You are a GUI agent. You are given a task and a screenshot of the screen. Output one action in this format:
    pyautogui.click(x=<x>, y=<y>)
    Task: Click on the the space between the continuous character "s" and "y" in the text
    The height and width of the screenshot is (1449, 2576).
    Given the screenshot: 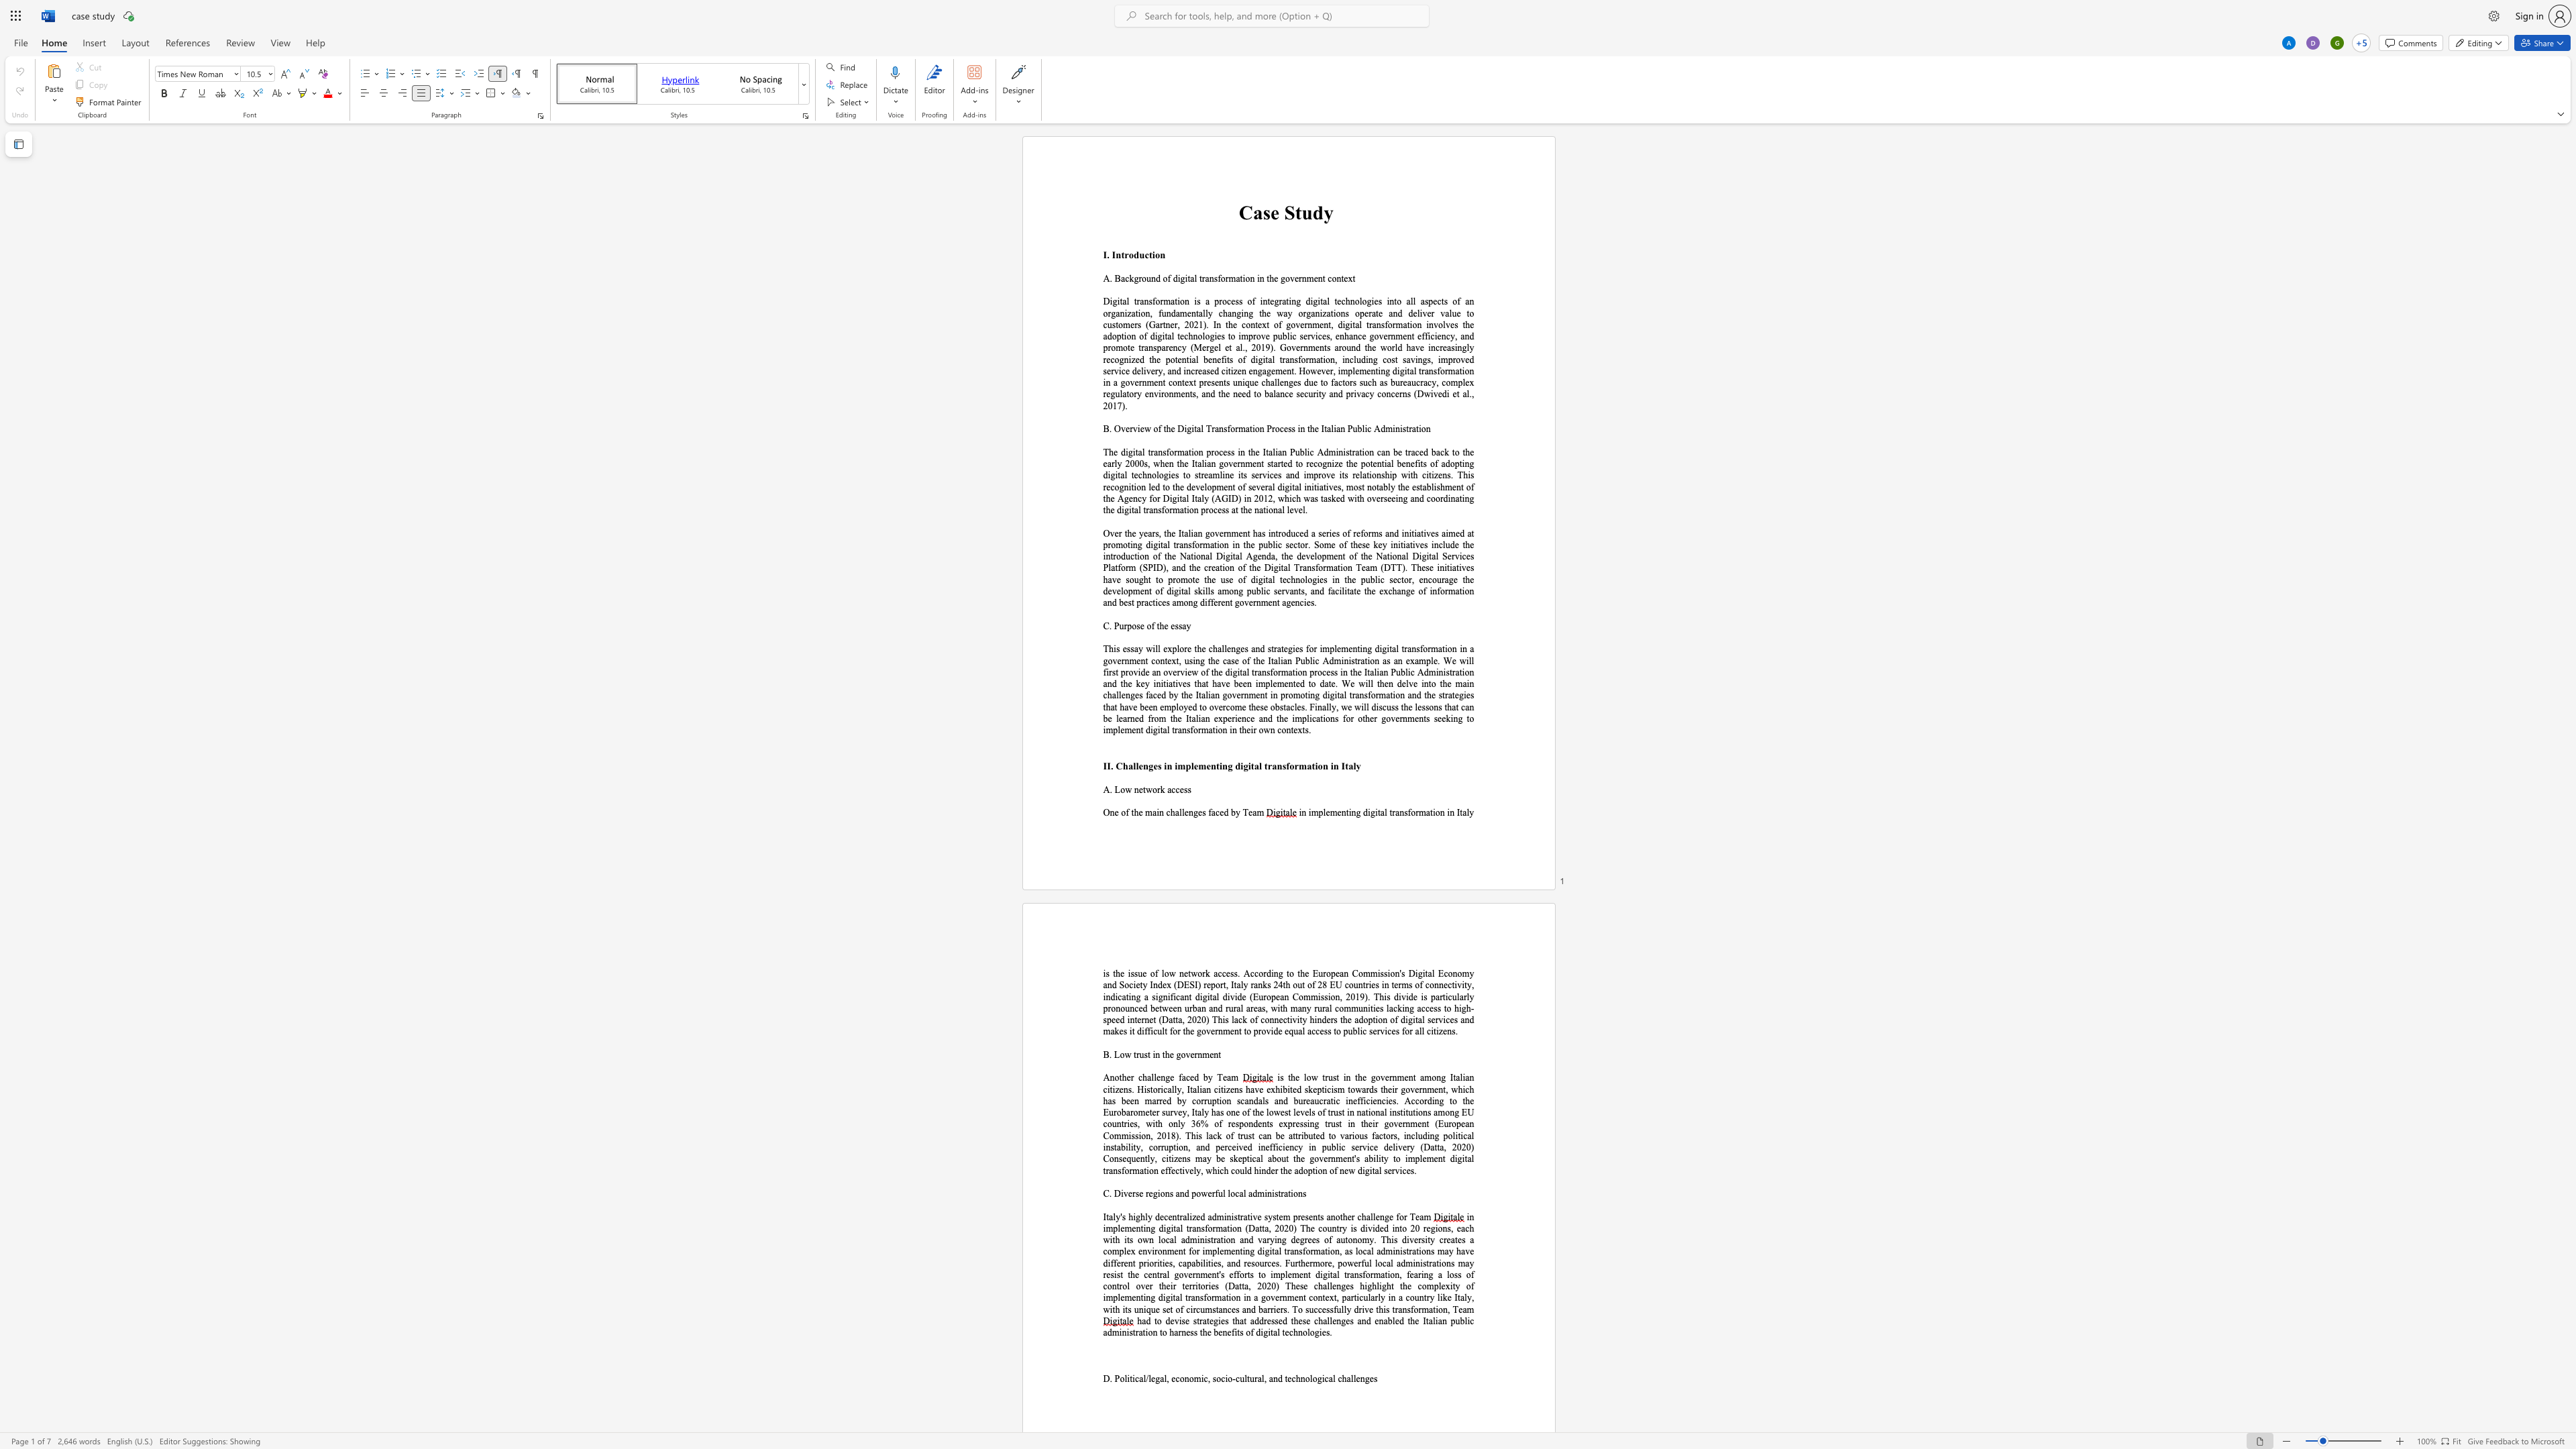 What is the action you would take?
    pyautogui.click(x=1267, y=1216)
    